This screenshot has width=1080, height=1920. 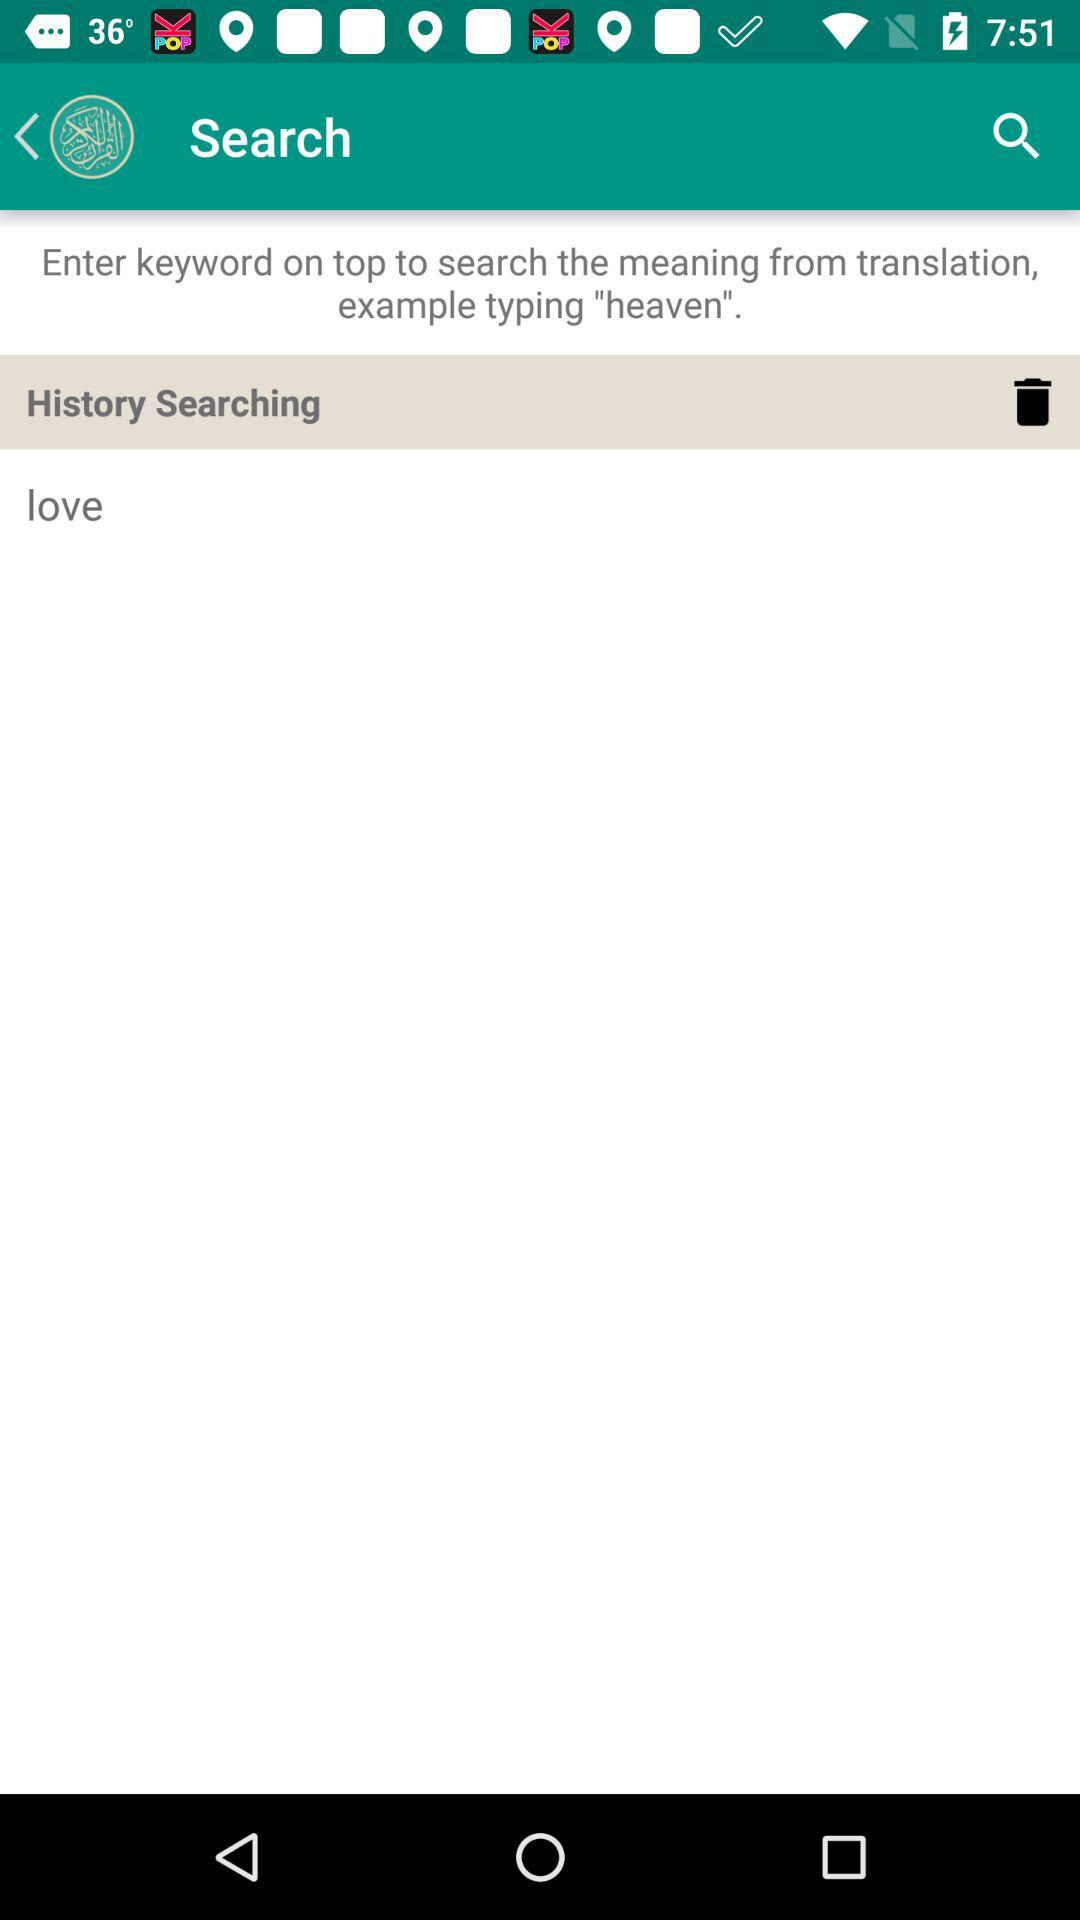 I want to click on item to the left of search item, so click(x=72, y=135).